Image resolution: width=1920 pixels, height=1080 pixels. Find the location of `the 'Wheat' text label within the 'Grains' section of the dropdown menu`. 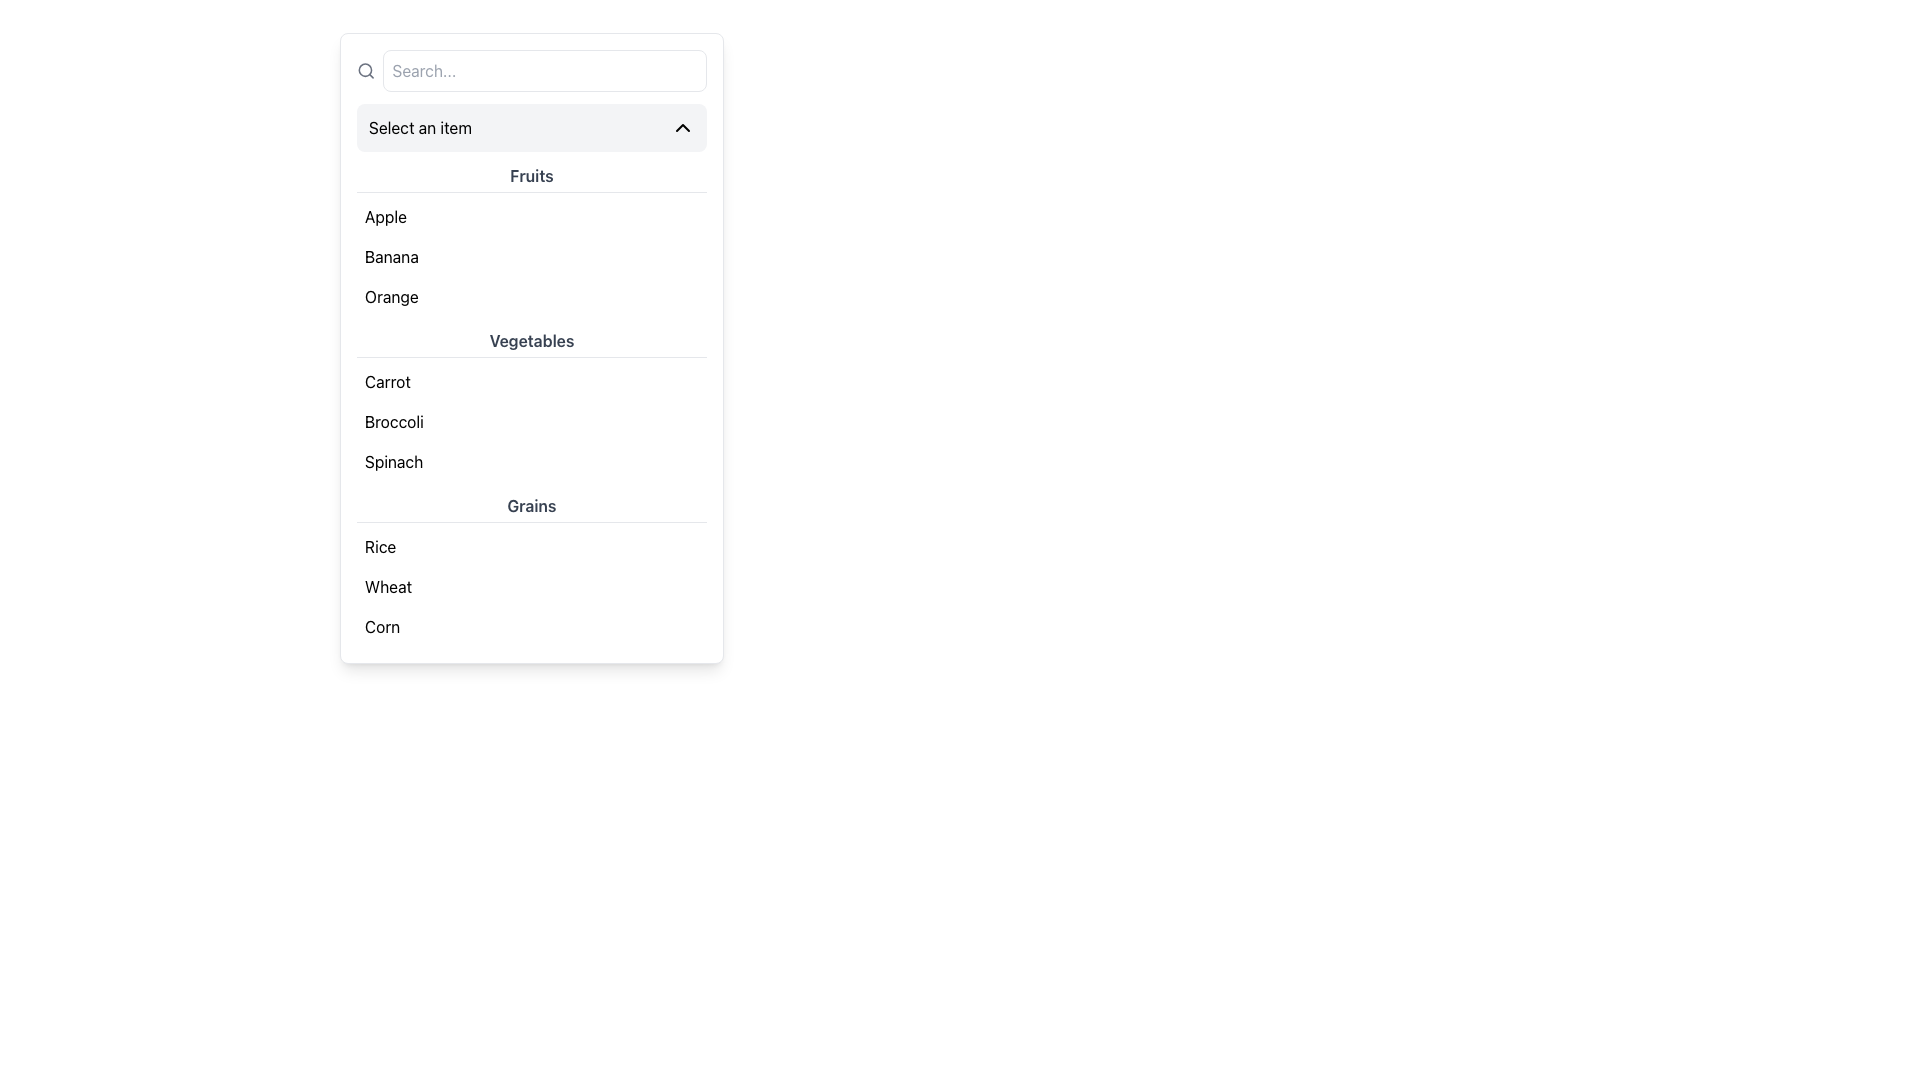

the 'Wheat' text label within the 'Grains' section of the dropdown menu is located at coordinates (388, 585).